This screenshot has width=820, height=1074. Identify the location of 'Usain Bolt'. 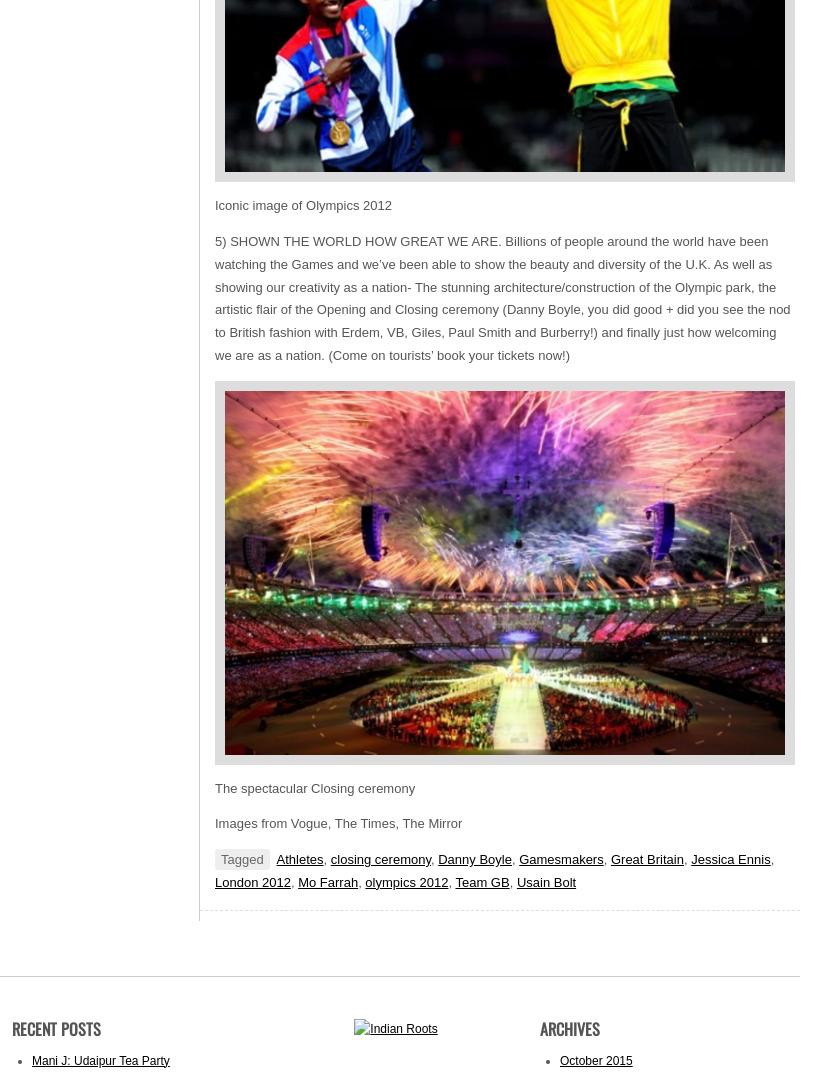
(545, 880).